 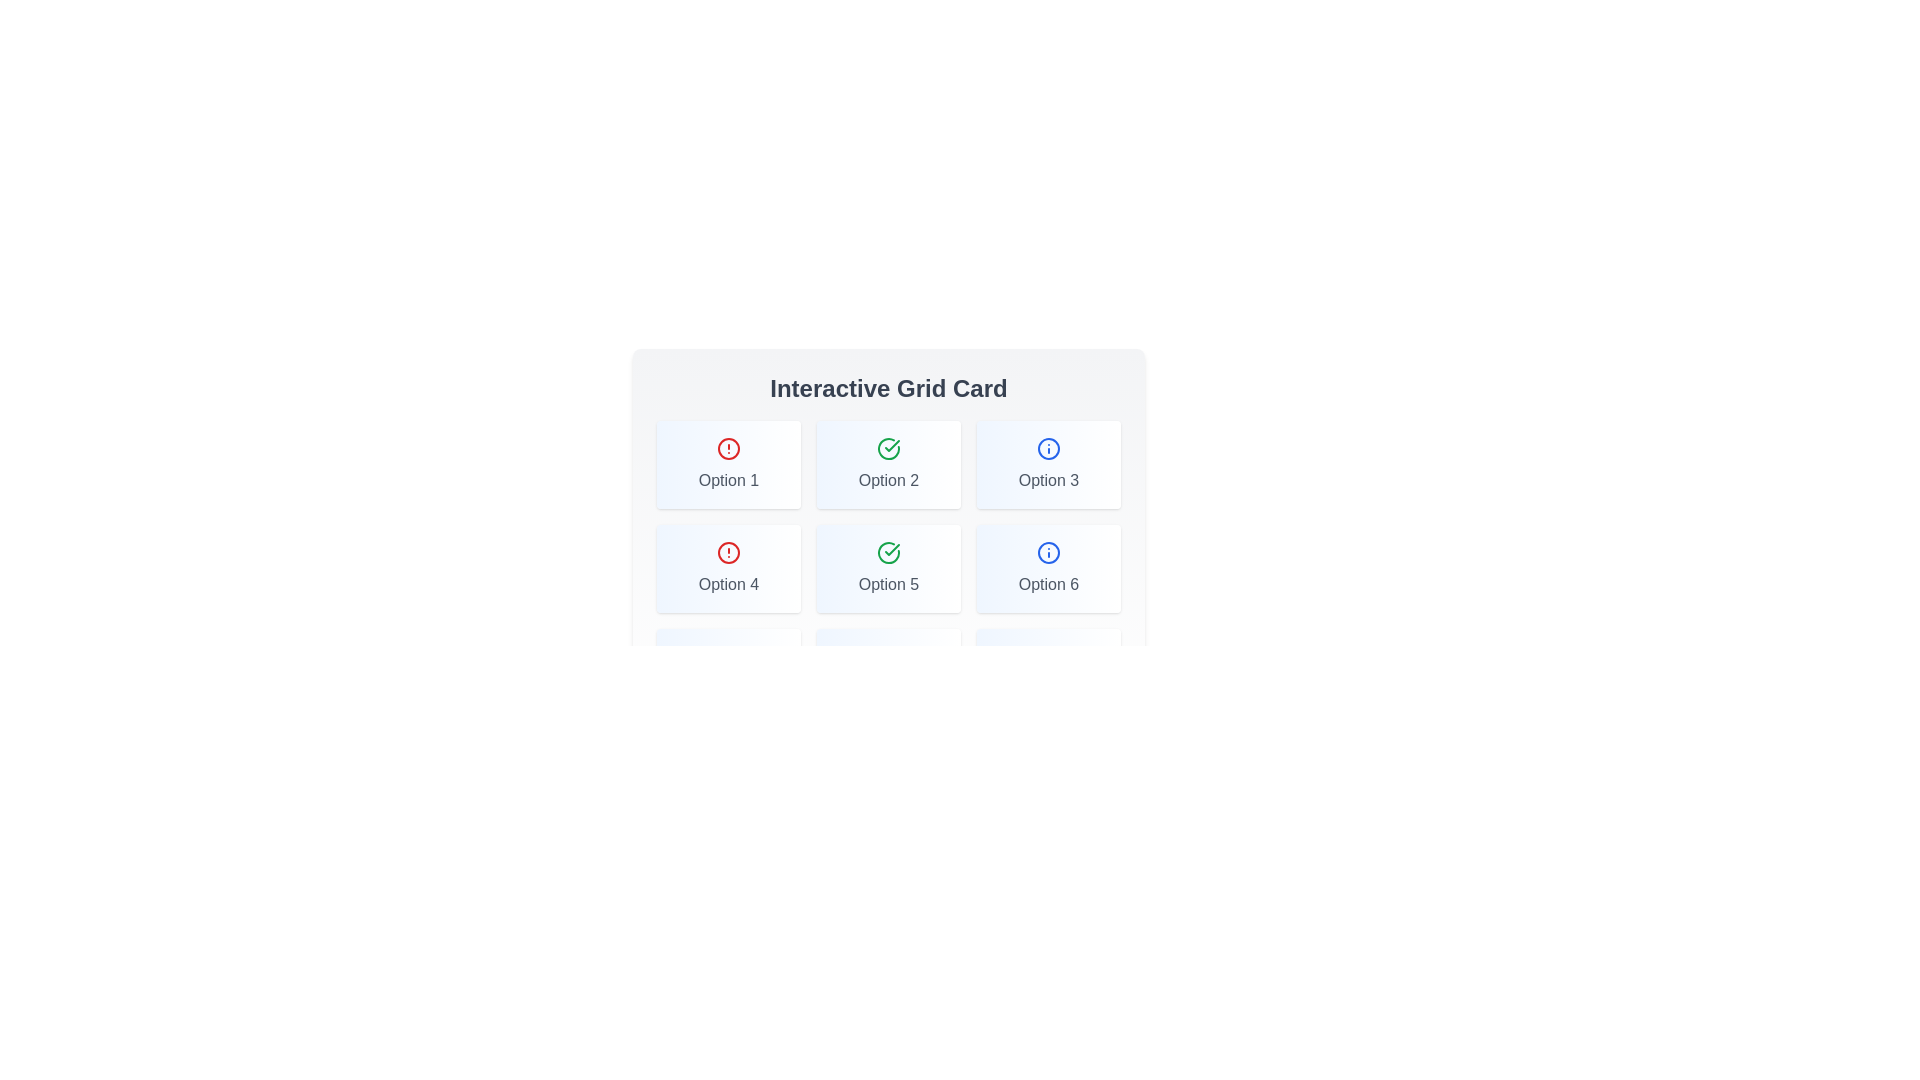 I want to click on the selectable card for 'Option 5' in the grid layout, so click(x=887, y=569).